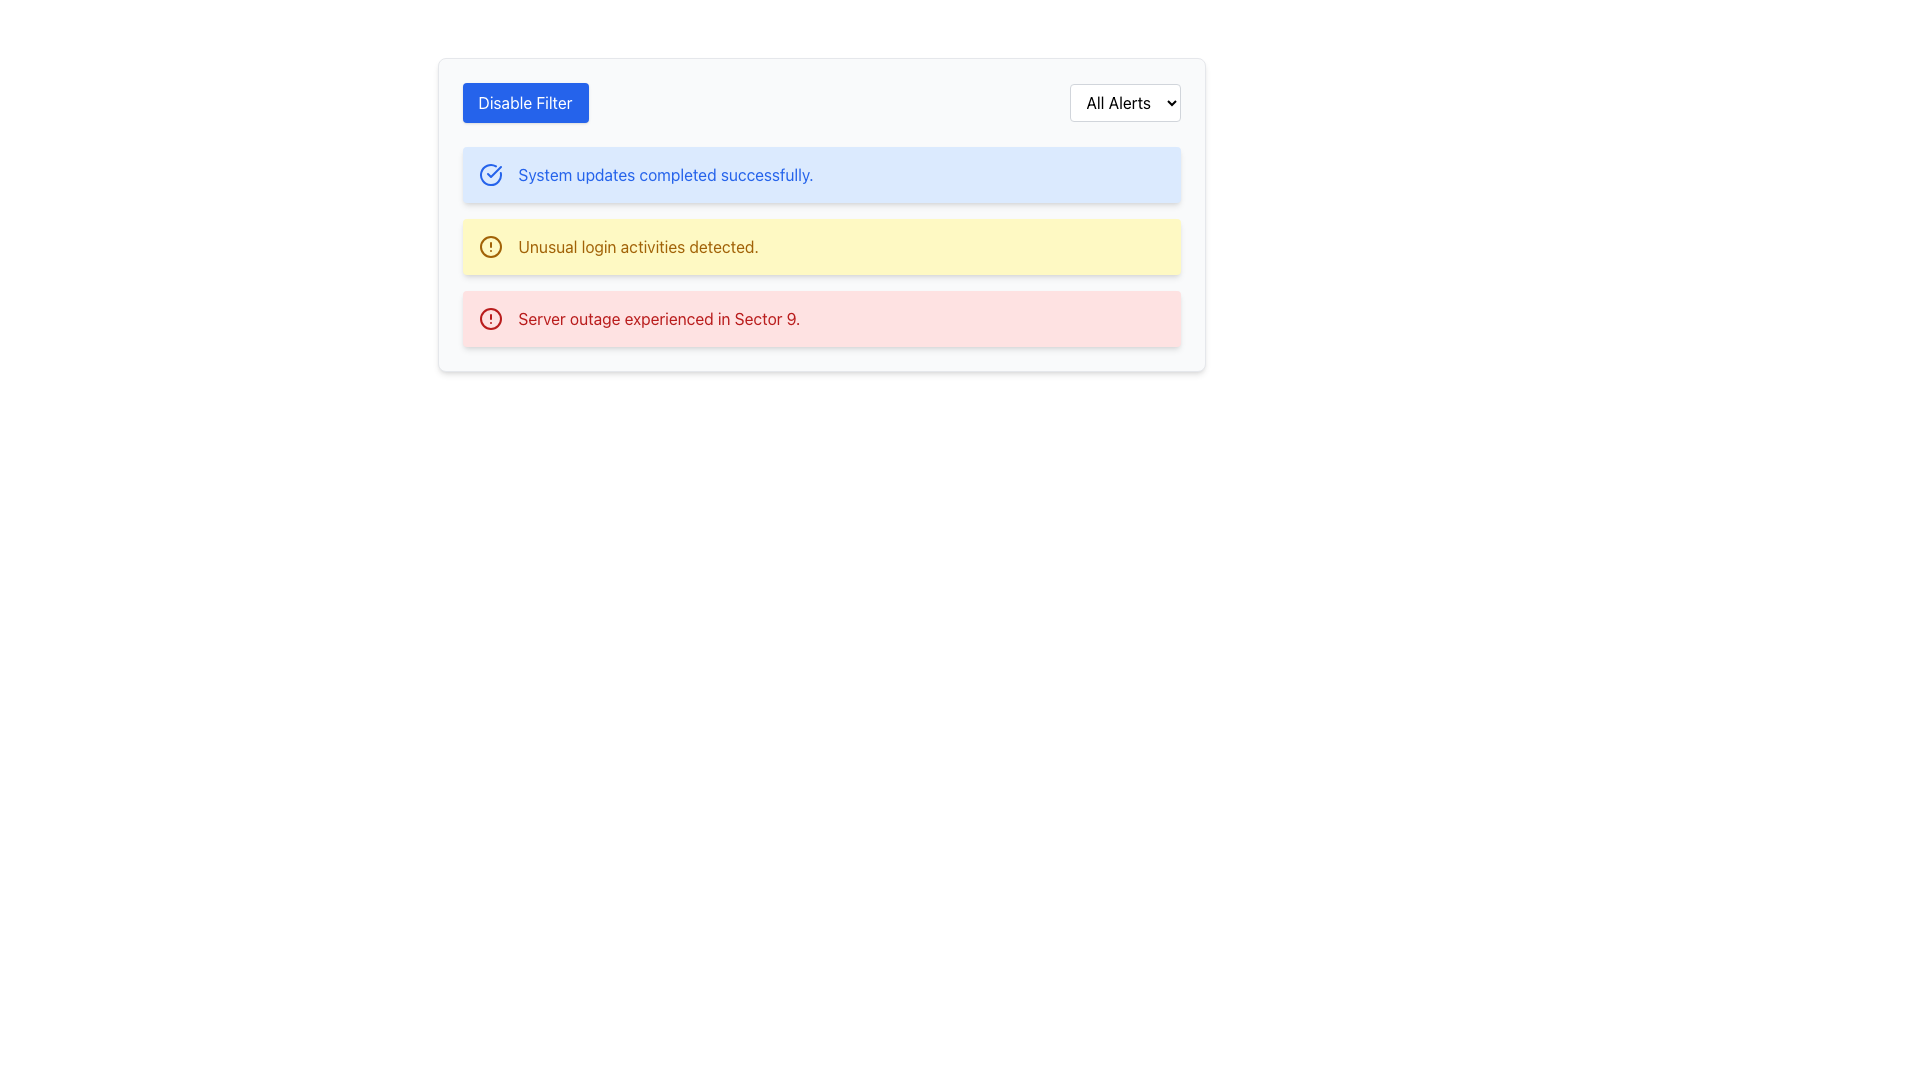  I want to click on the static text element that reads 'Unusual login activities detected.' which is styled with a bold yellow background and maroon-colored text, located centrally in the alert message list, so click(637, 245).